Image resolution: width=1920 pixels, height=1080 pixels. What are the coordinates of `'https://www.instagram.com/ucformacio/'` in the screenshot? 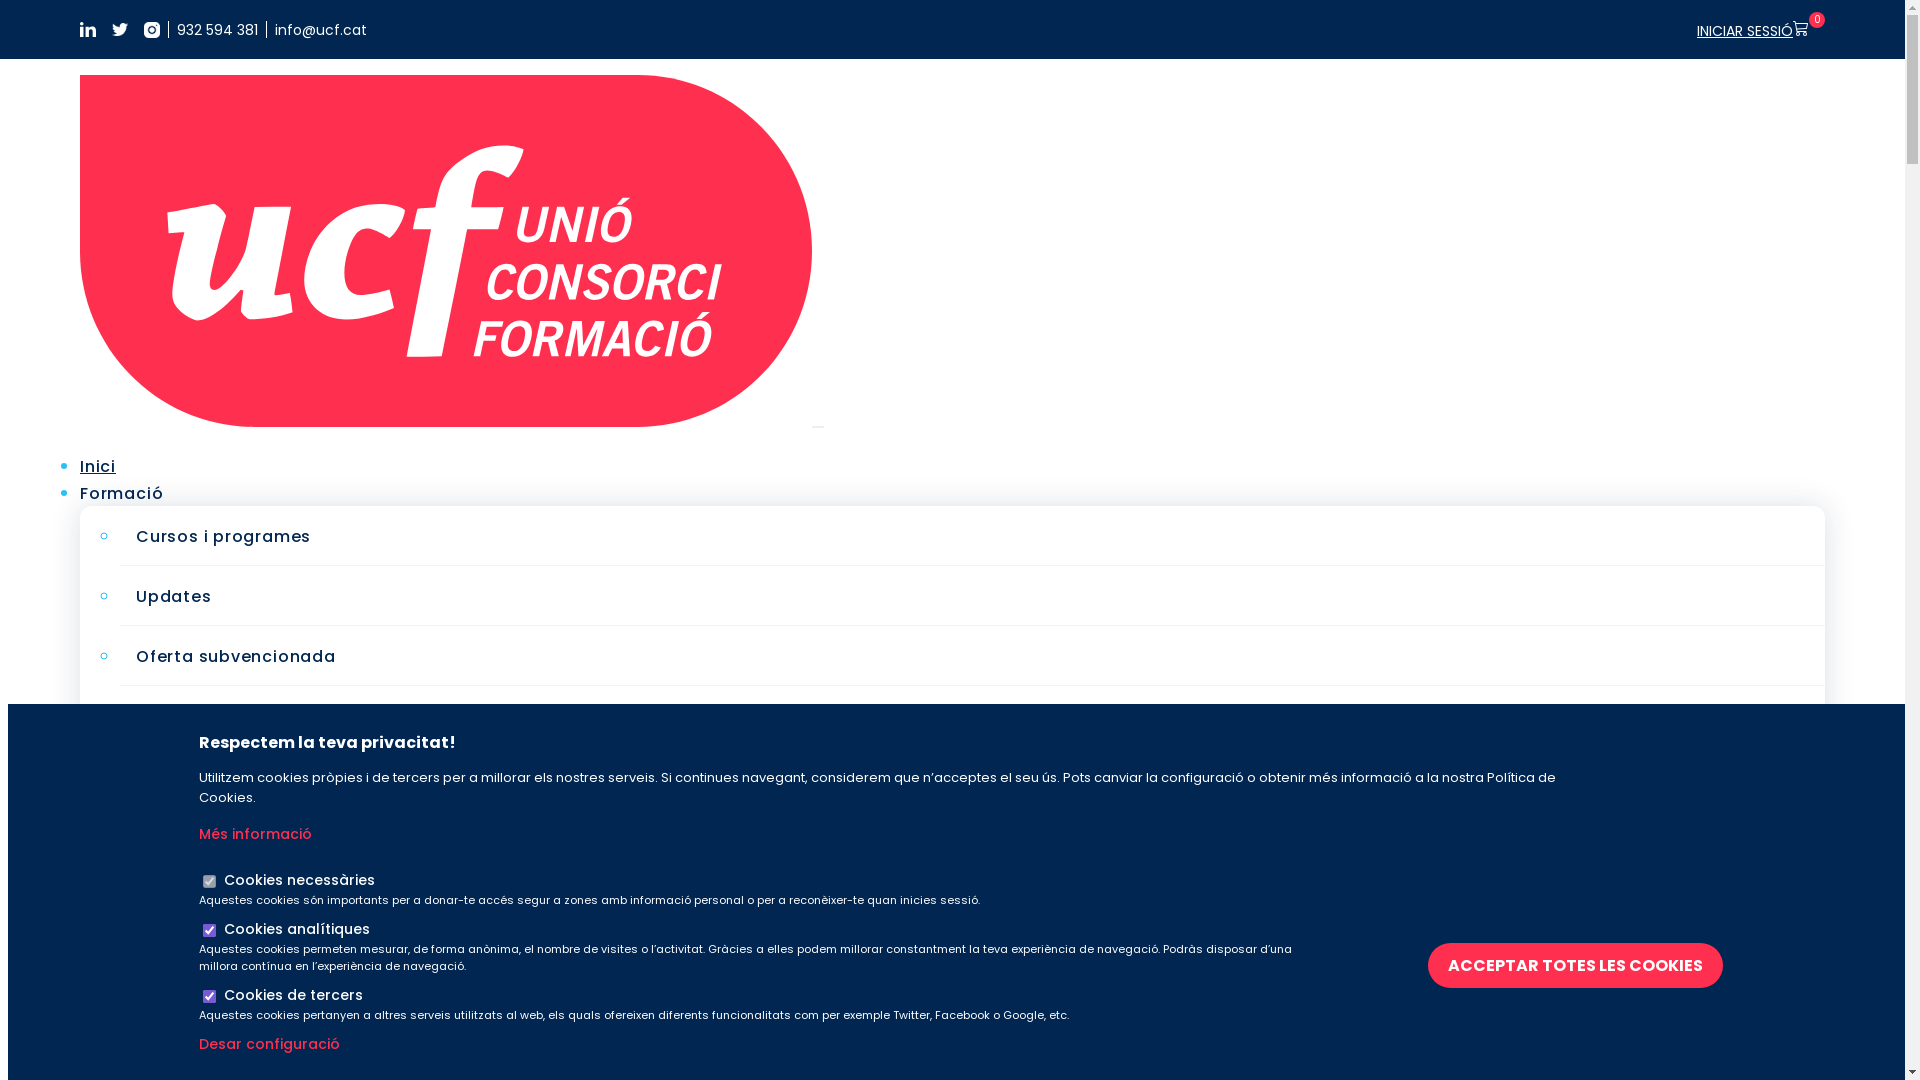 It's located at (151, 30).